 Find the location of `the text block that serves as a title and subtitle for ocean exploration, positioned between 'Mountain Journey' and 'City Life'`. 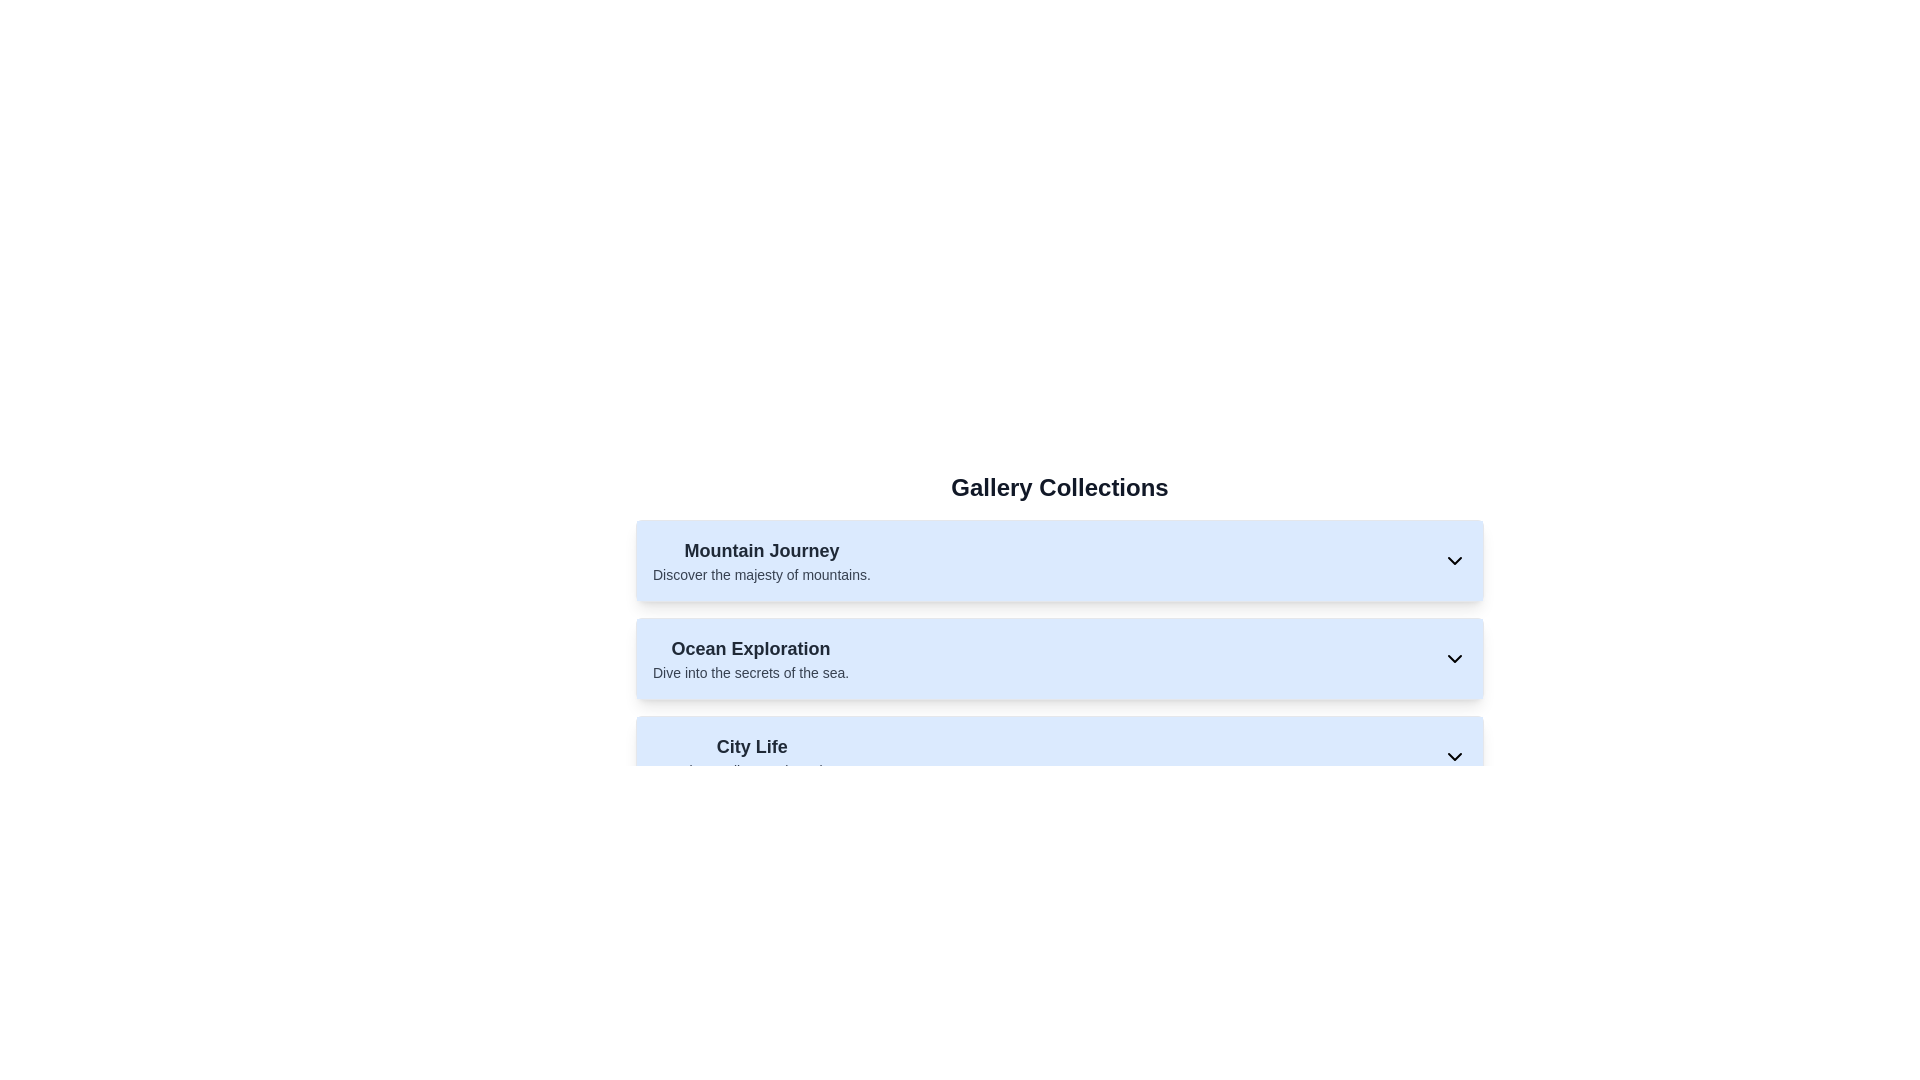

the text block that serves as a title and subtitle for ocean exploration, positioned between 'Mountain Journey' and 'City Life' is located at coordinates (750, 659).